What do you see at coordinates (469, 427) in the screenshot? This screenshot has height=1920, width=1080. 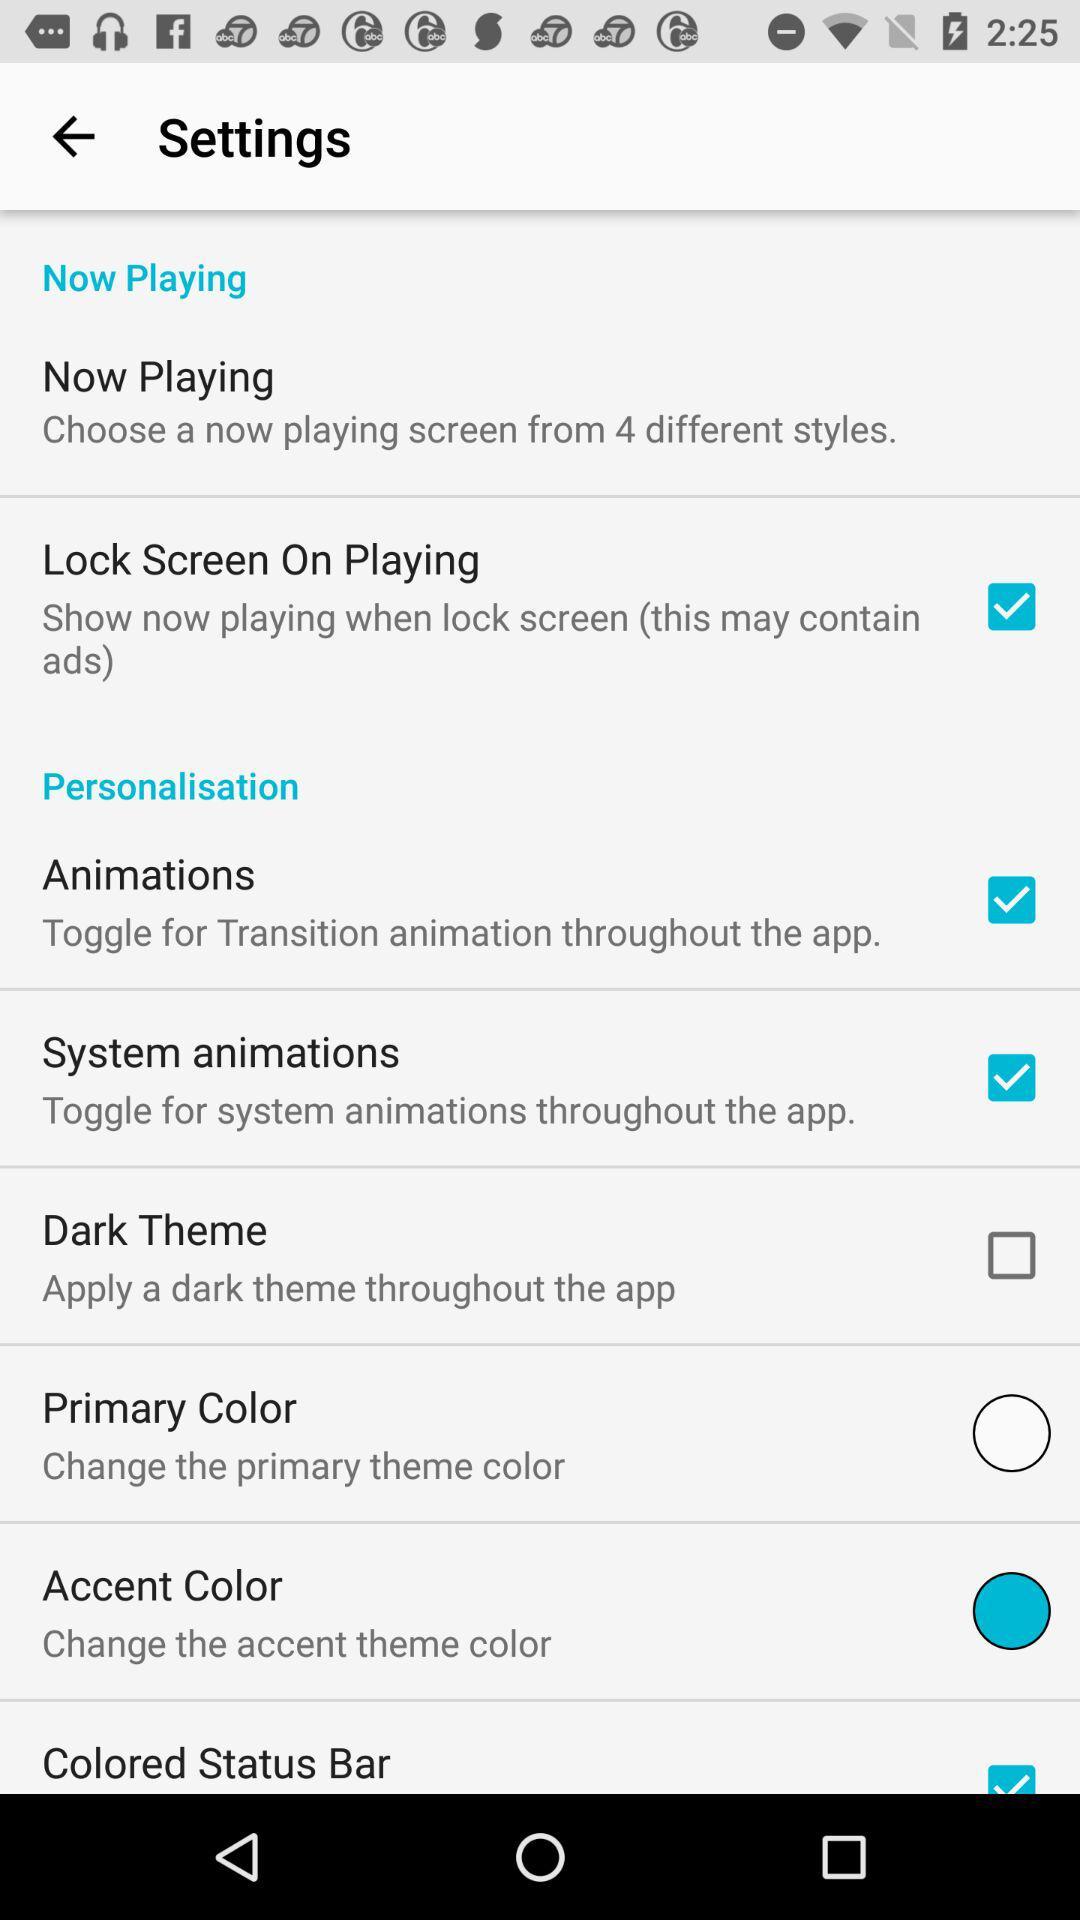 I see `the icon below the now playing` at bounding box center [469, 427].